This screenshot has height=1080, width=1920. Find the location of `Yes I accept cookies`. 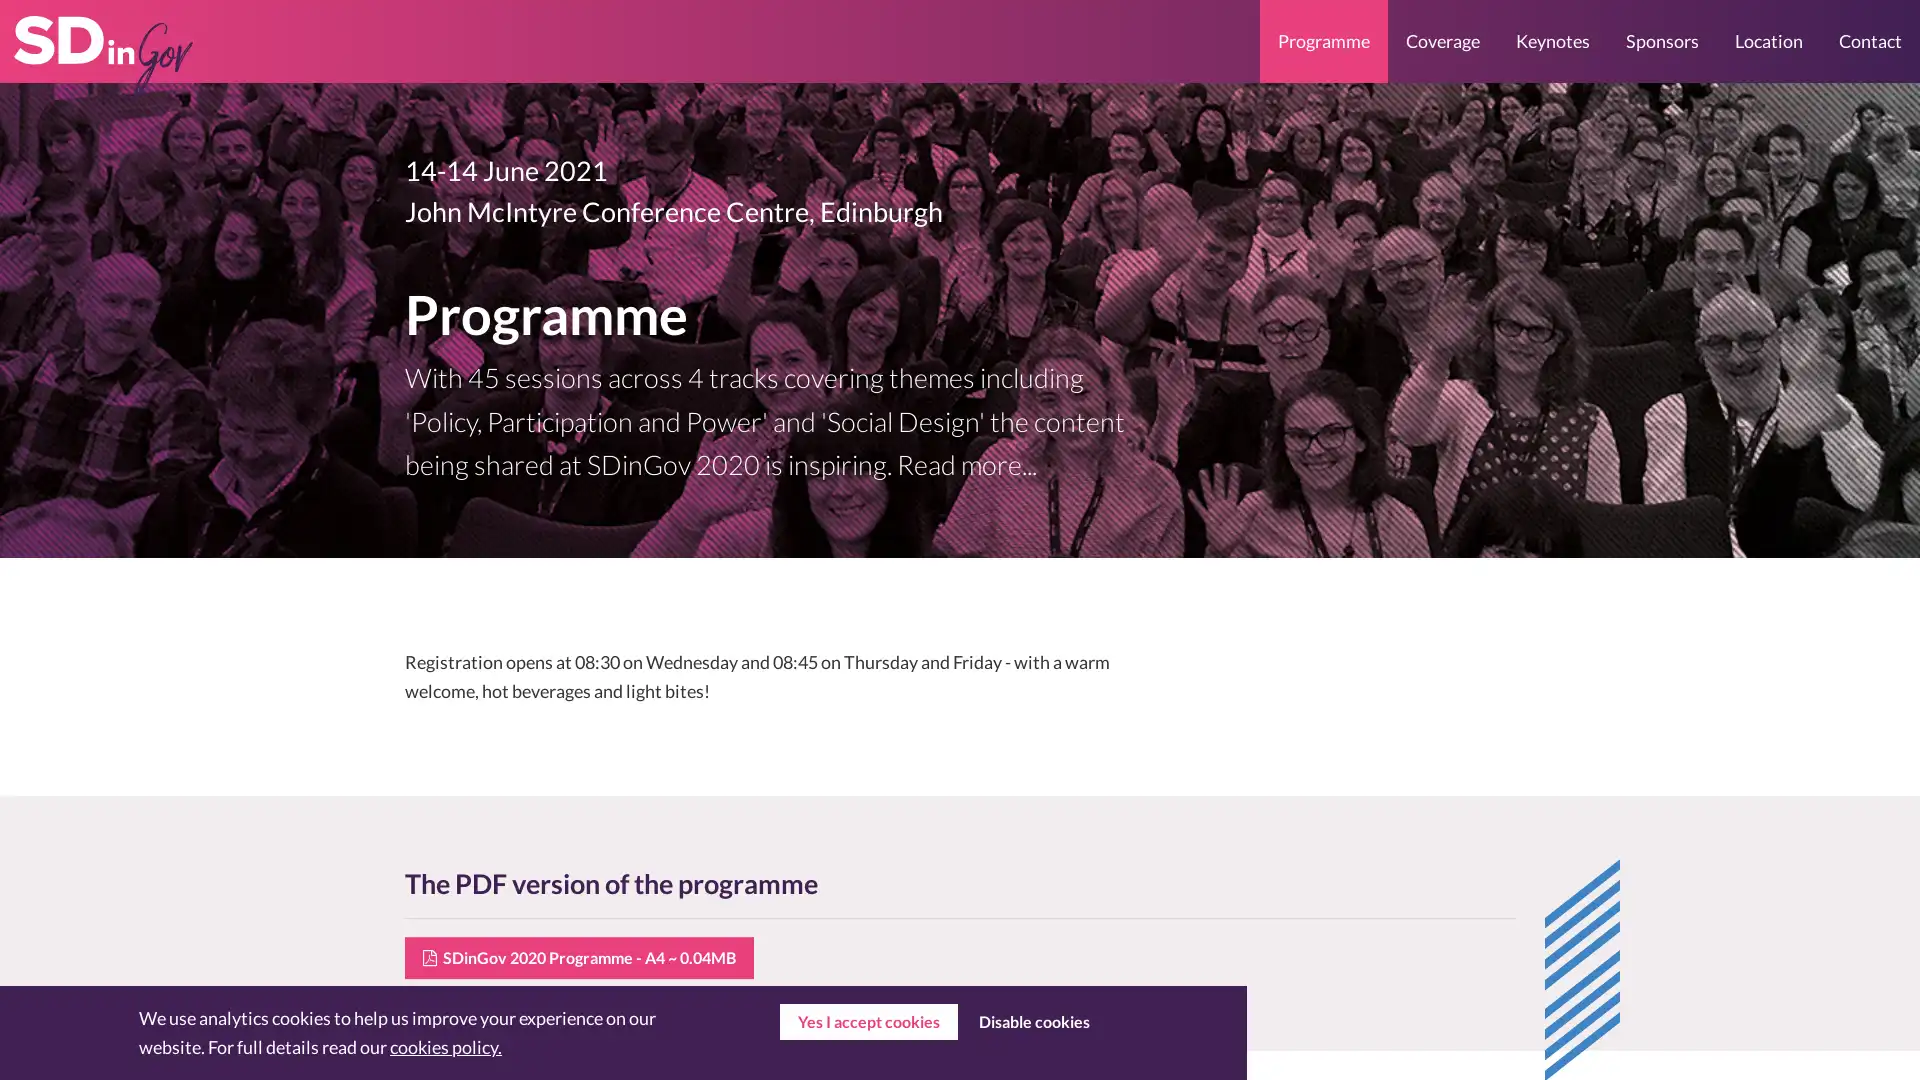

Yes I accept cookies is located at coordinates (868, 1022).